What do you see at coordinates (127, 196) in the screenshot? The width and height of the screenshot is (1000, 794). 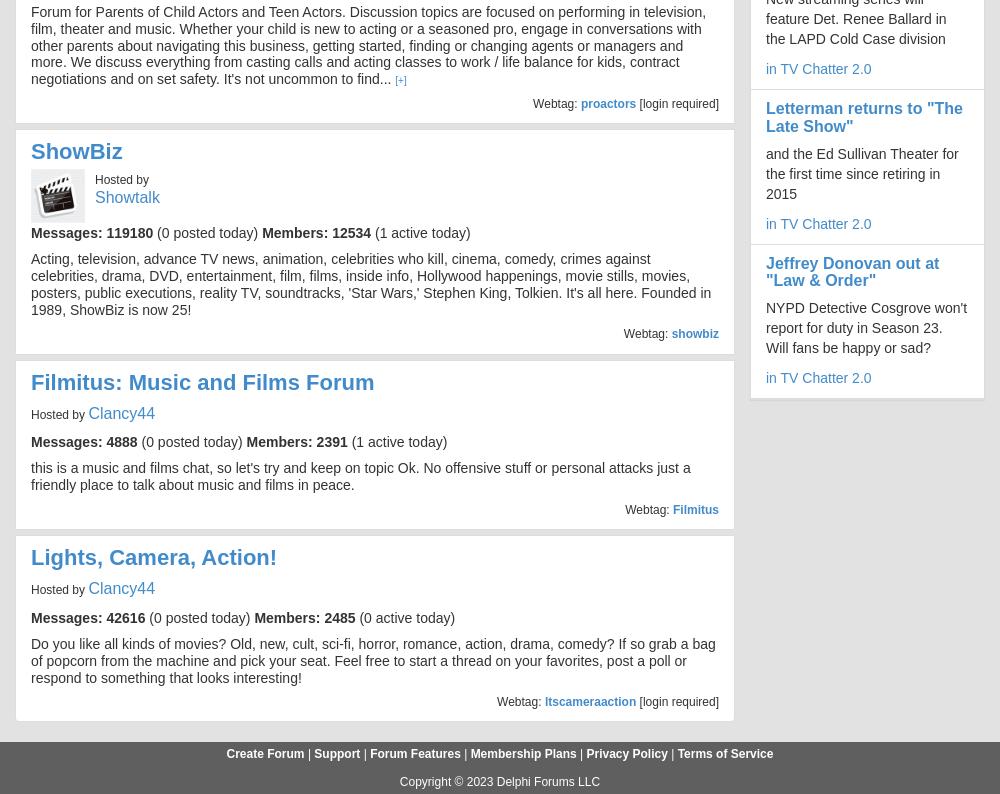 I see `'Showtalk'` at bounding box center [127, 196].